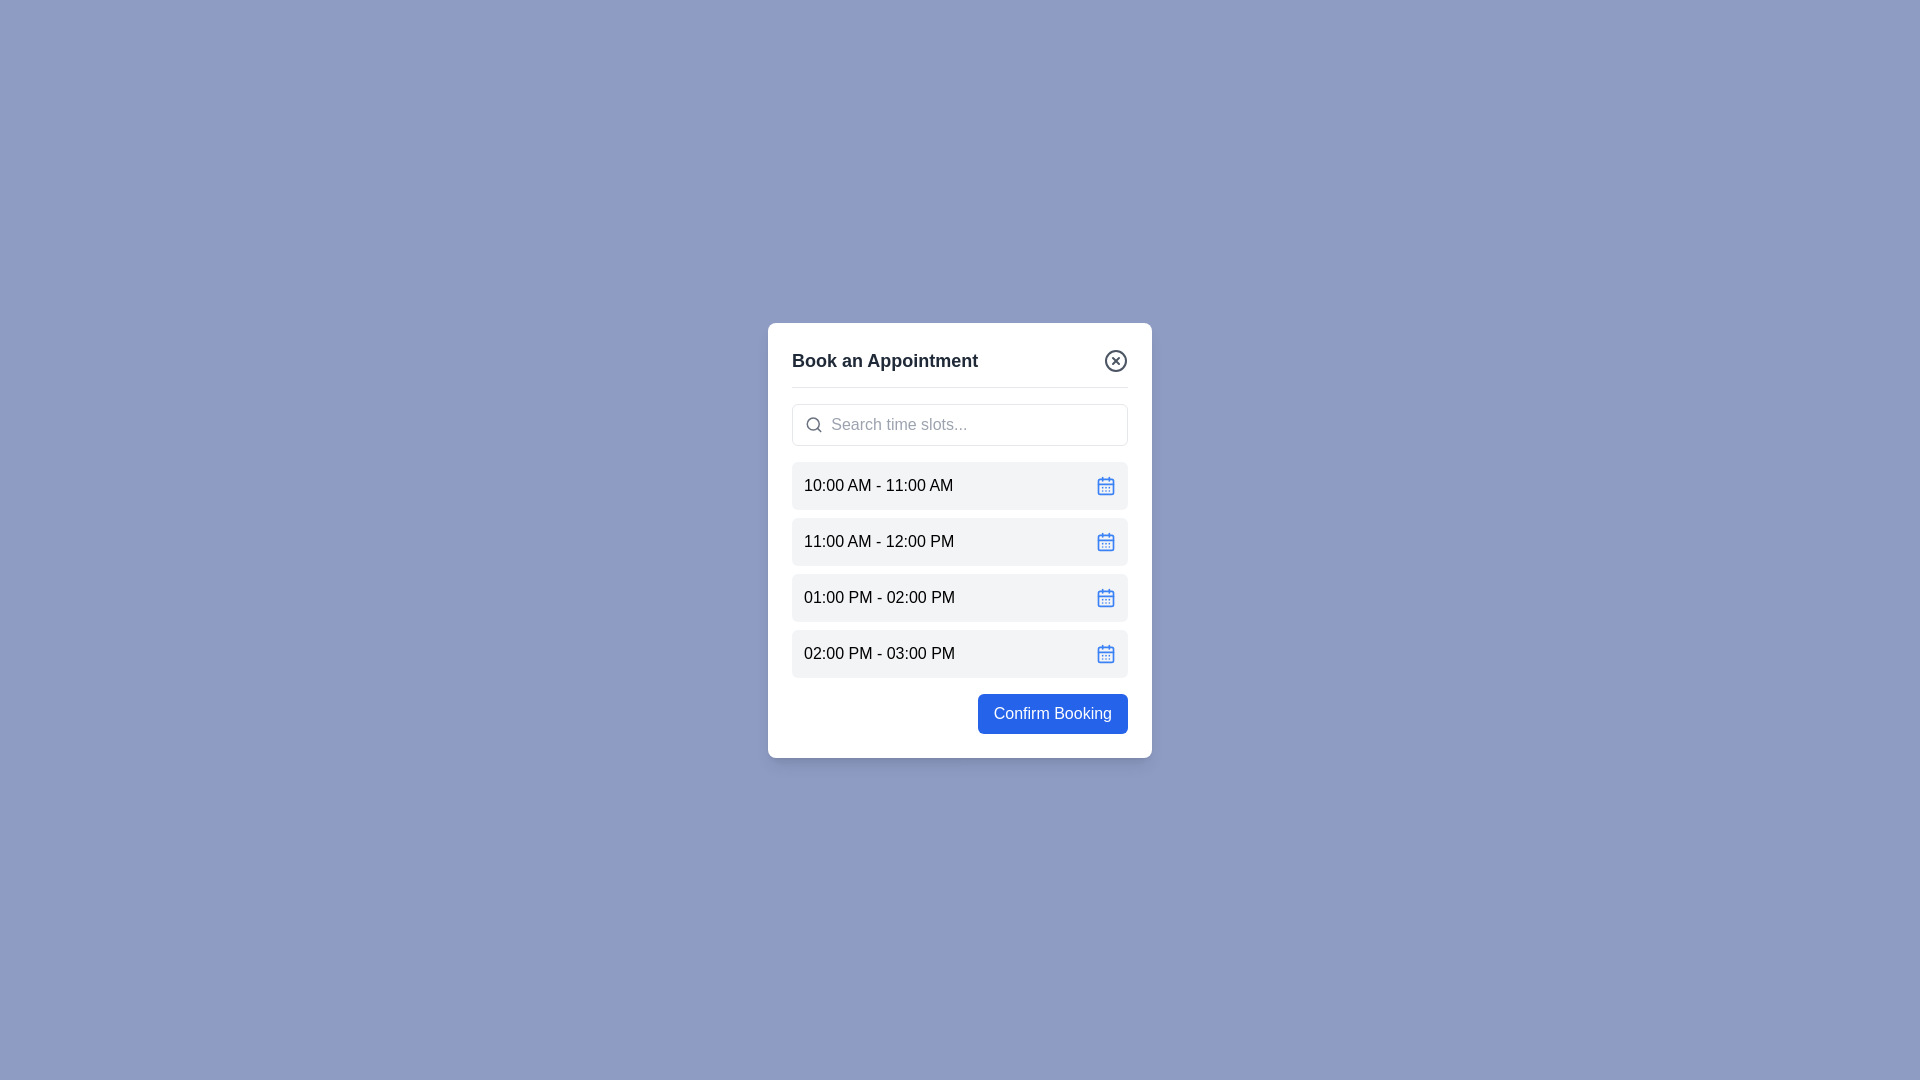 The width and height of the screenshot is (1920, 1080). What do you see at coordinates (960, 653) in the screenshot?
I see `the time slot labeled 02:00 PM - 03:00 PM` at bounding box center [960, 653].